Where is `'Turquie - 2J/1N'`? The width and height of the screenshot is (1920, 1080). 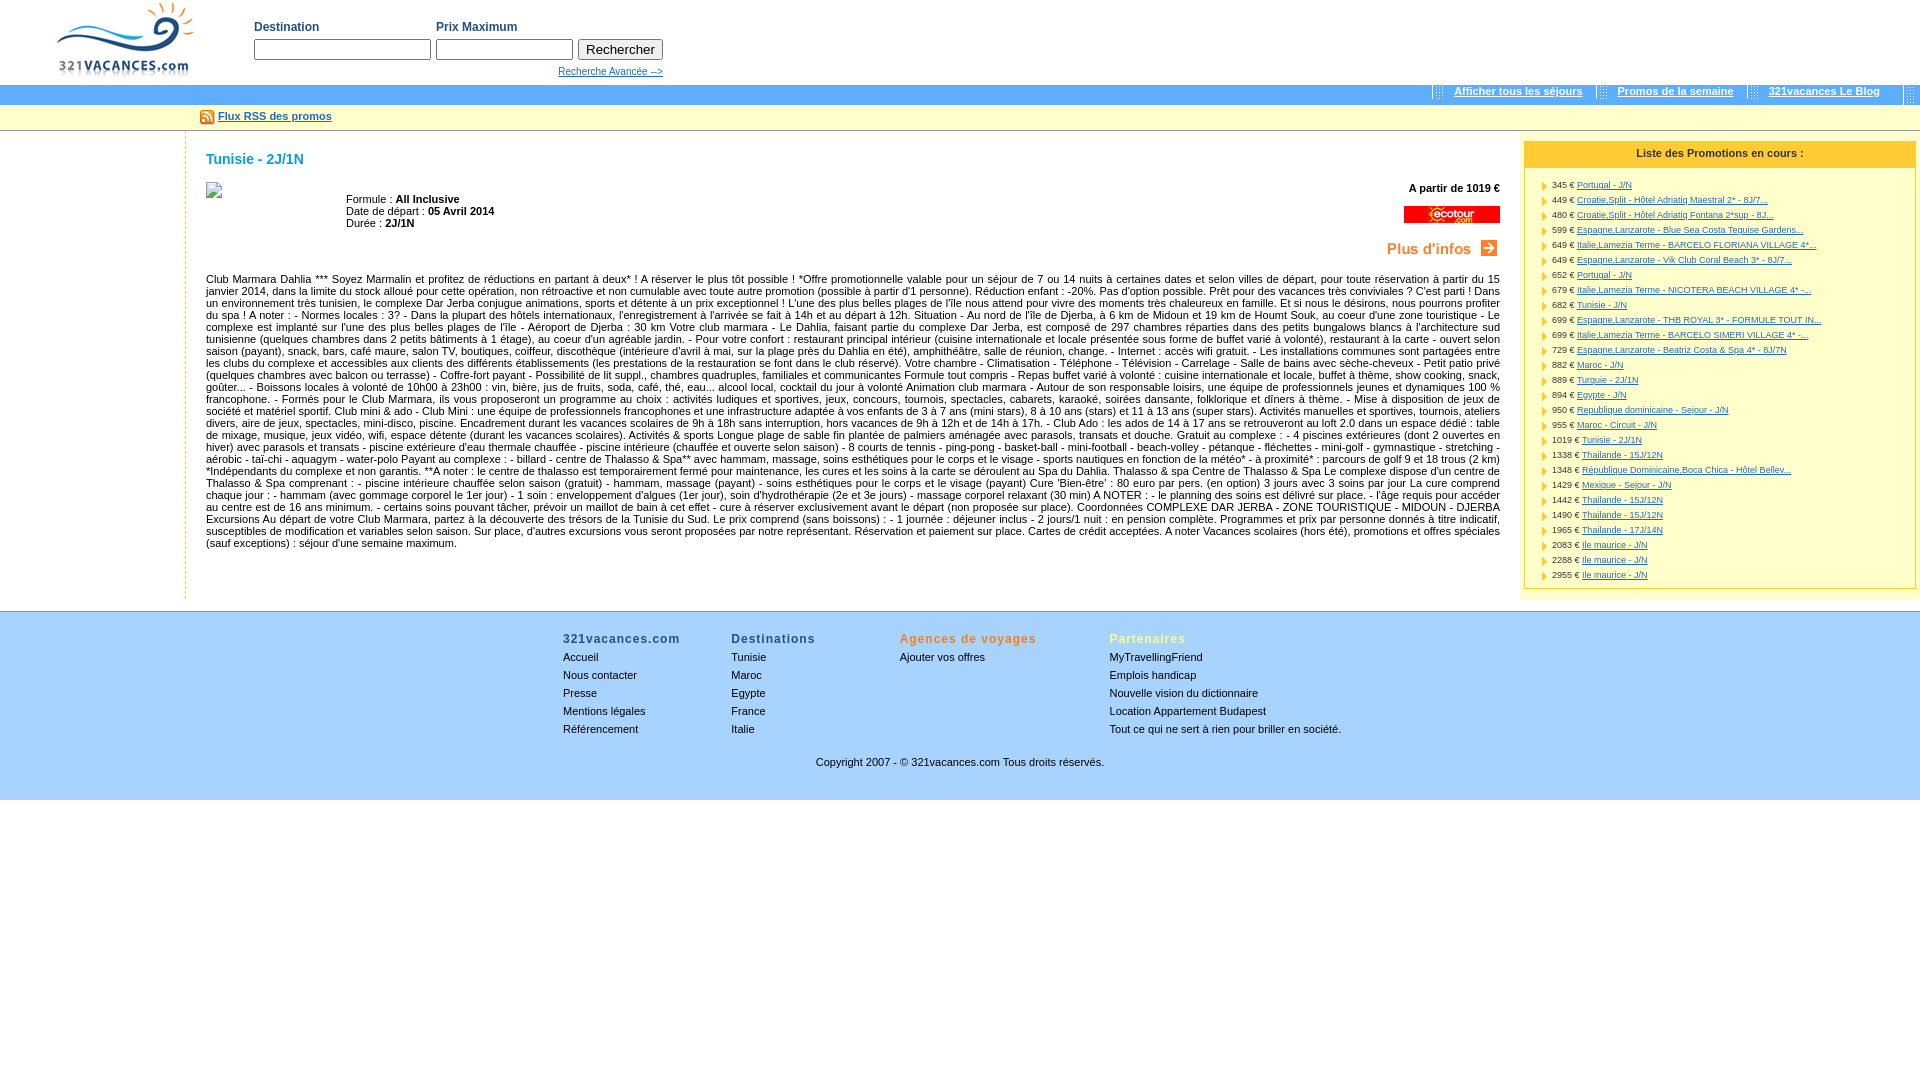 'Turquie - 2J/1N' is located at coordinates (1576, 380).